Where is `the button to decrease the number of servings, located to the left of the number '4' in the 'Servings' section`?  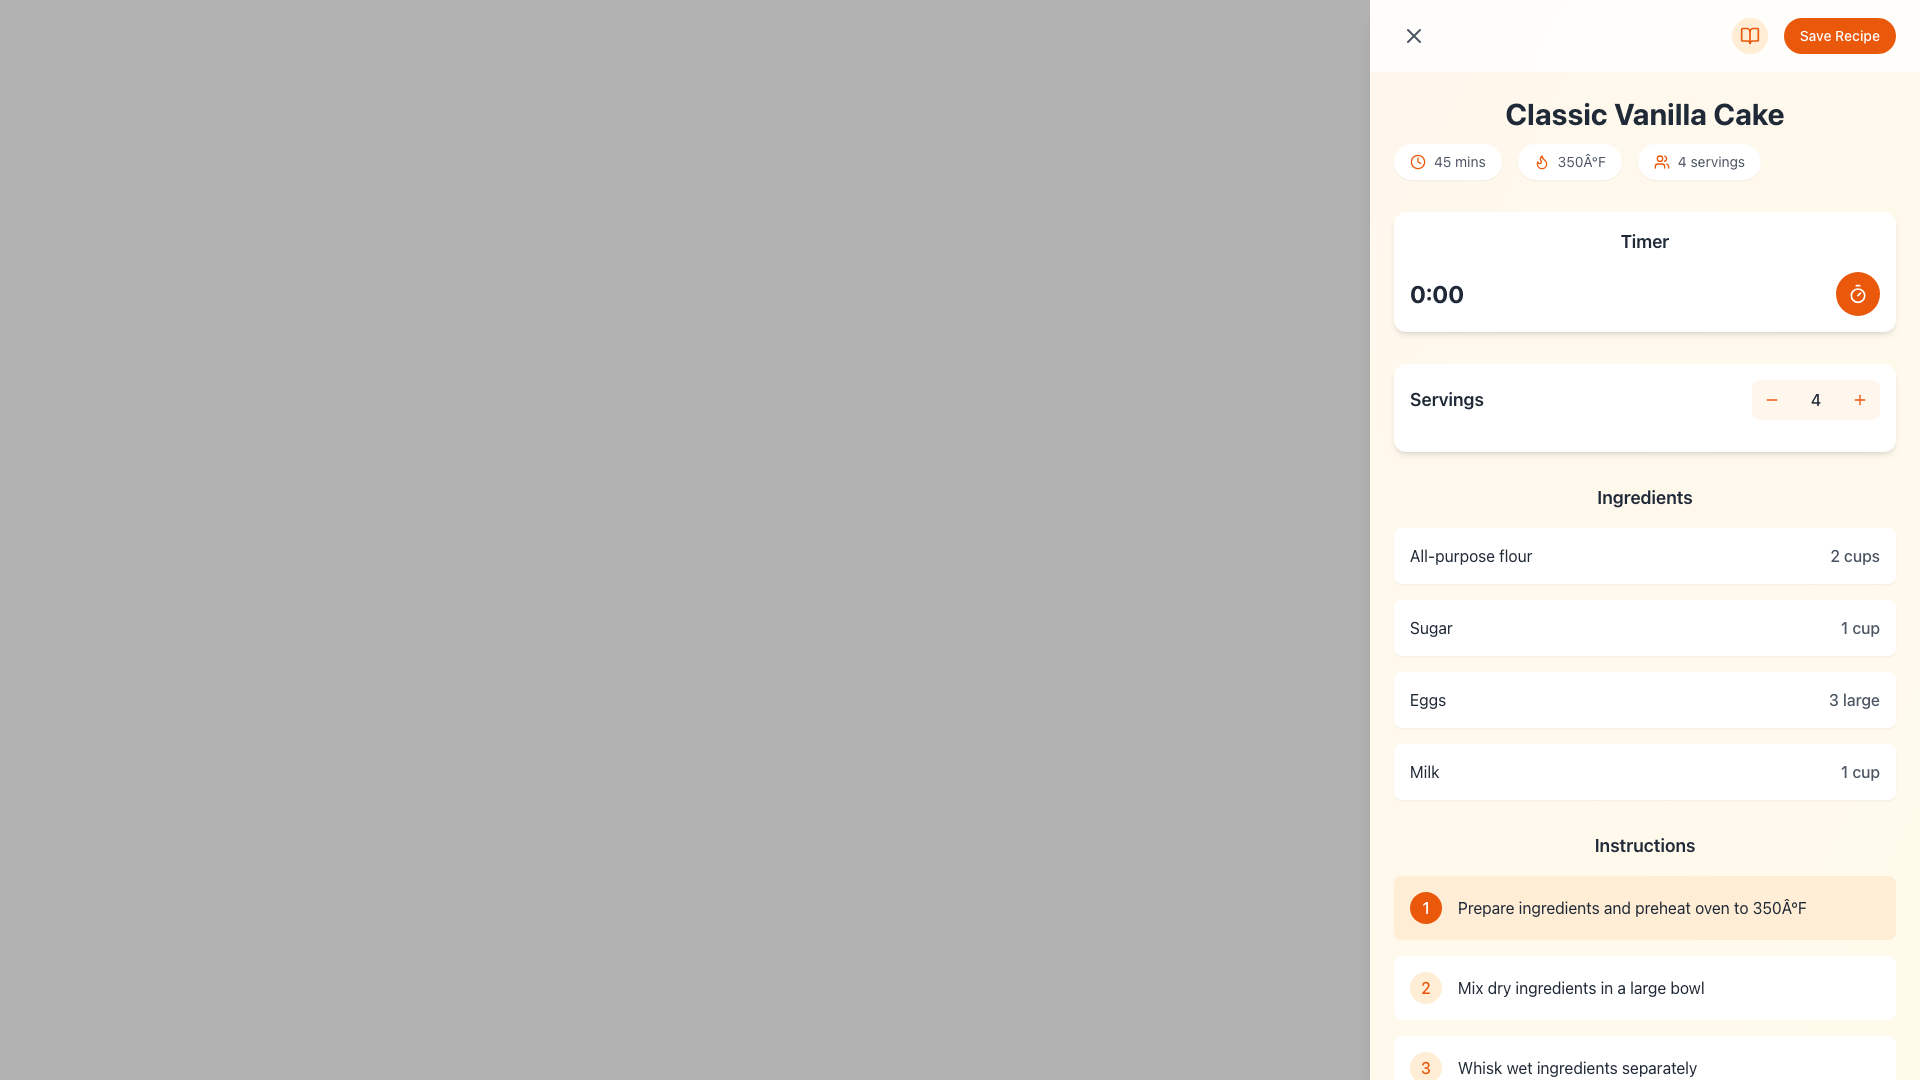
the button to decrease the number of servings, located to the left of the number '4' in the 'Servings' section is located at coordinates (1771, 400).